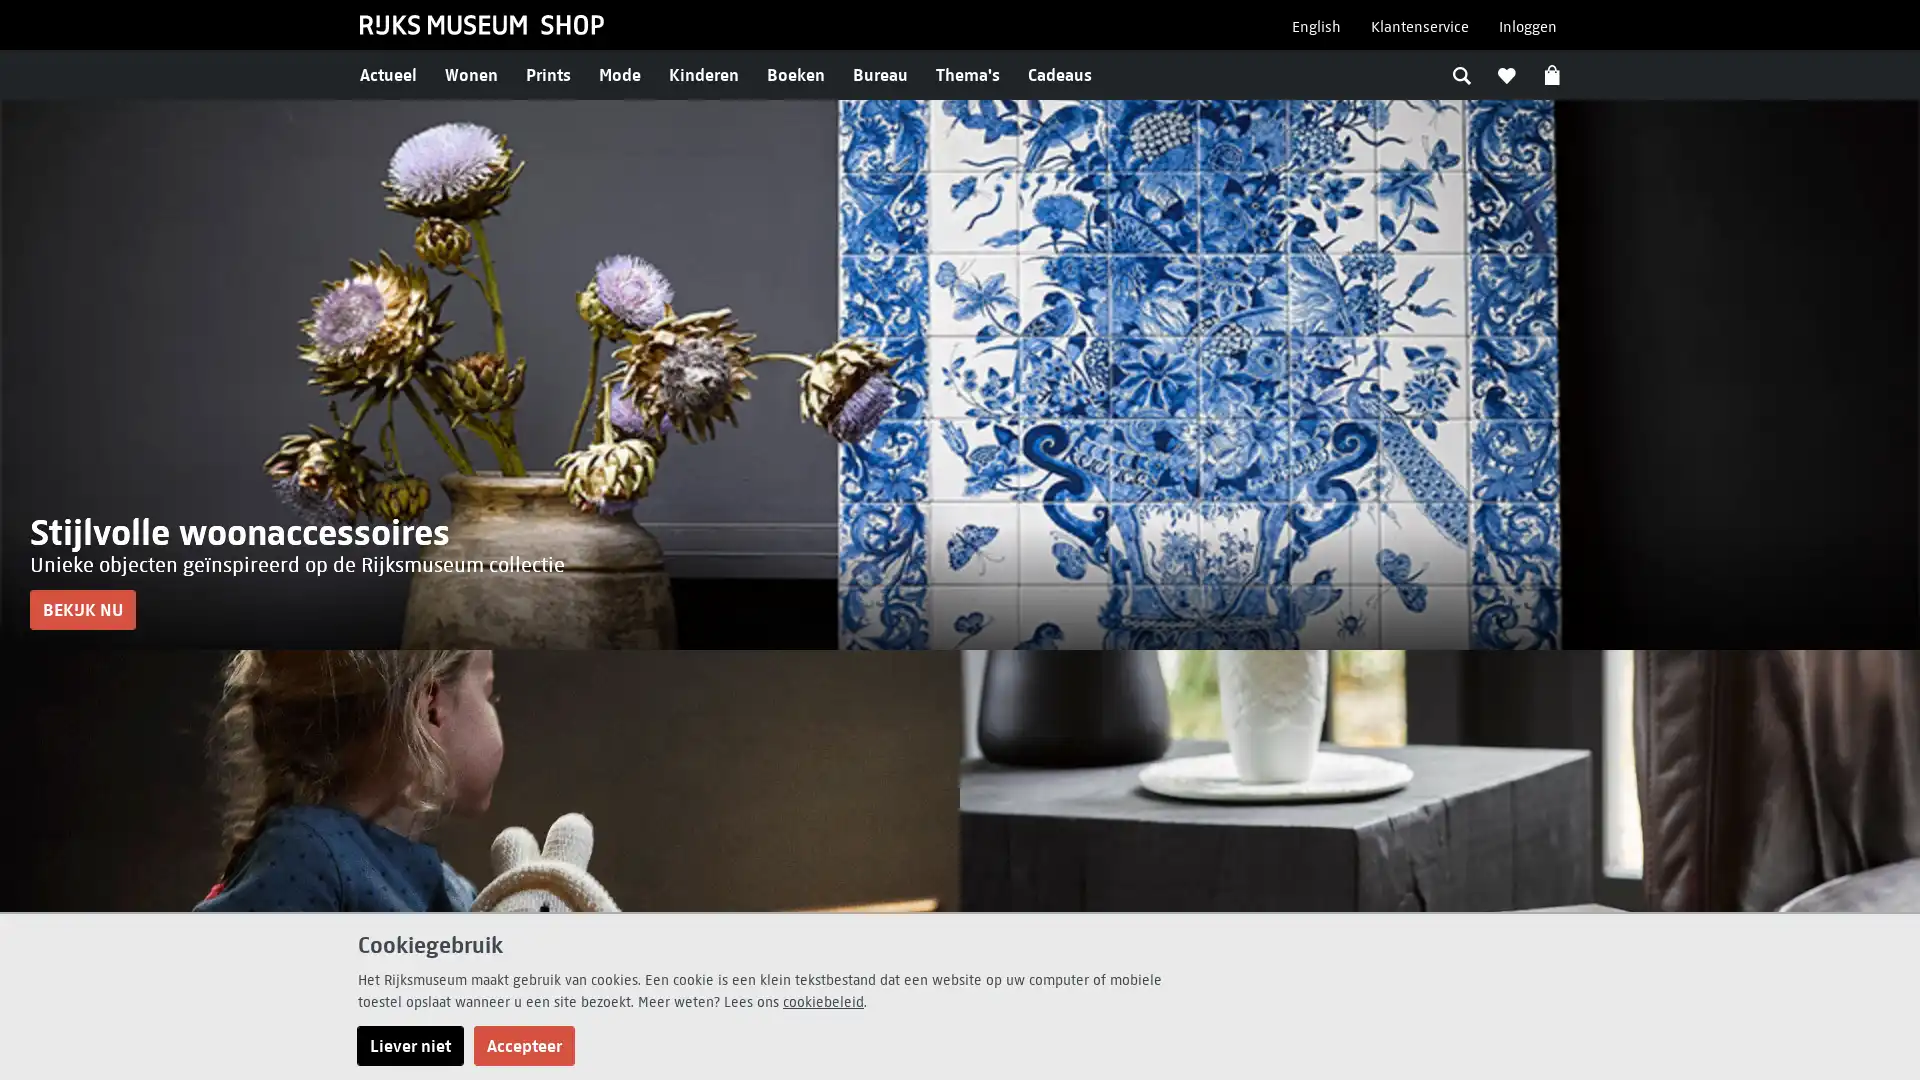  I want to click on English, so click(1316, 27).